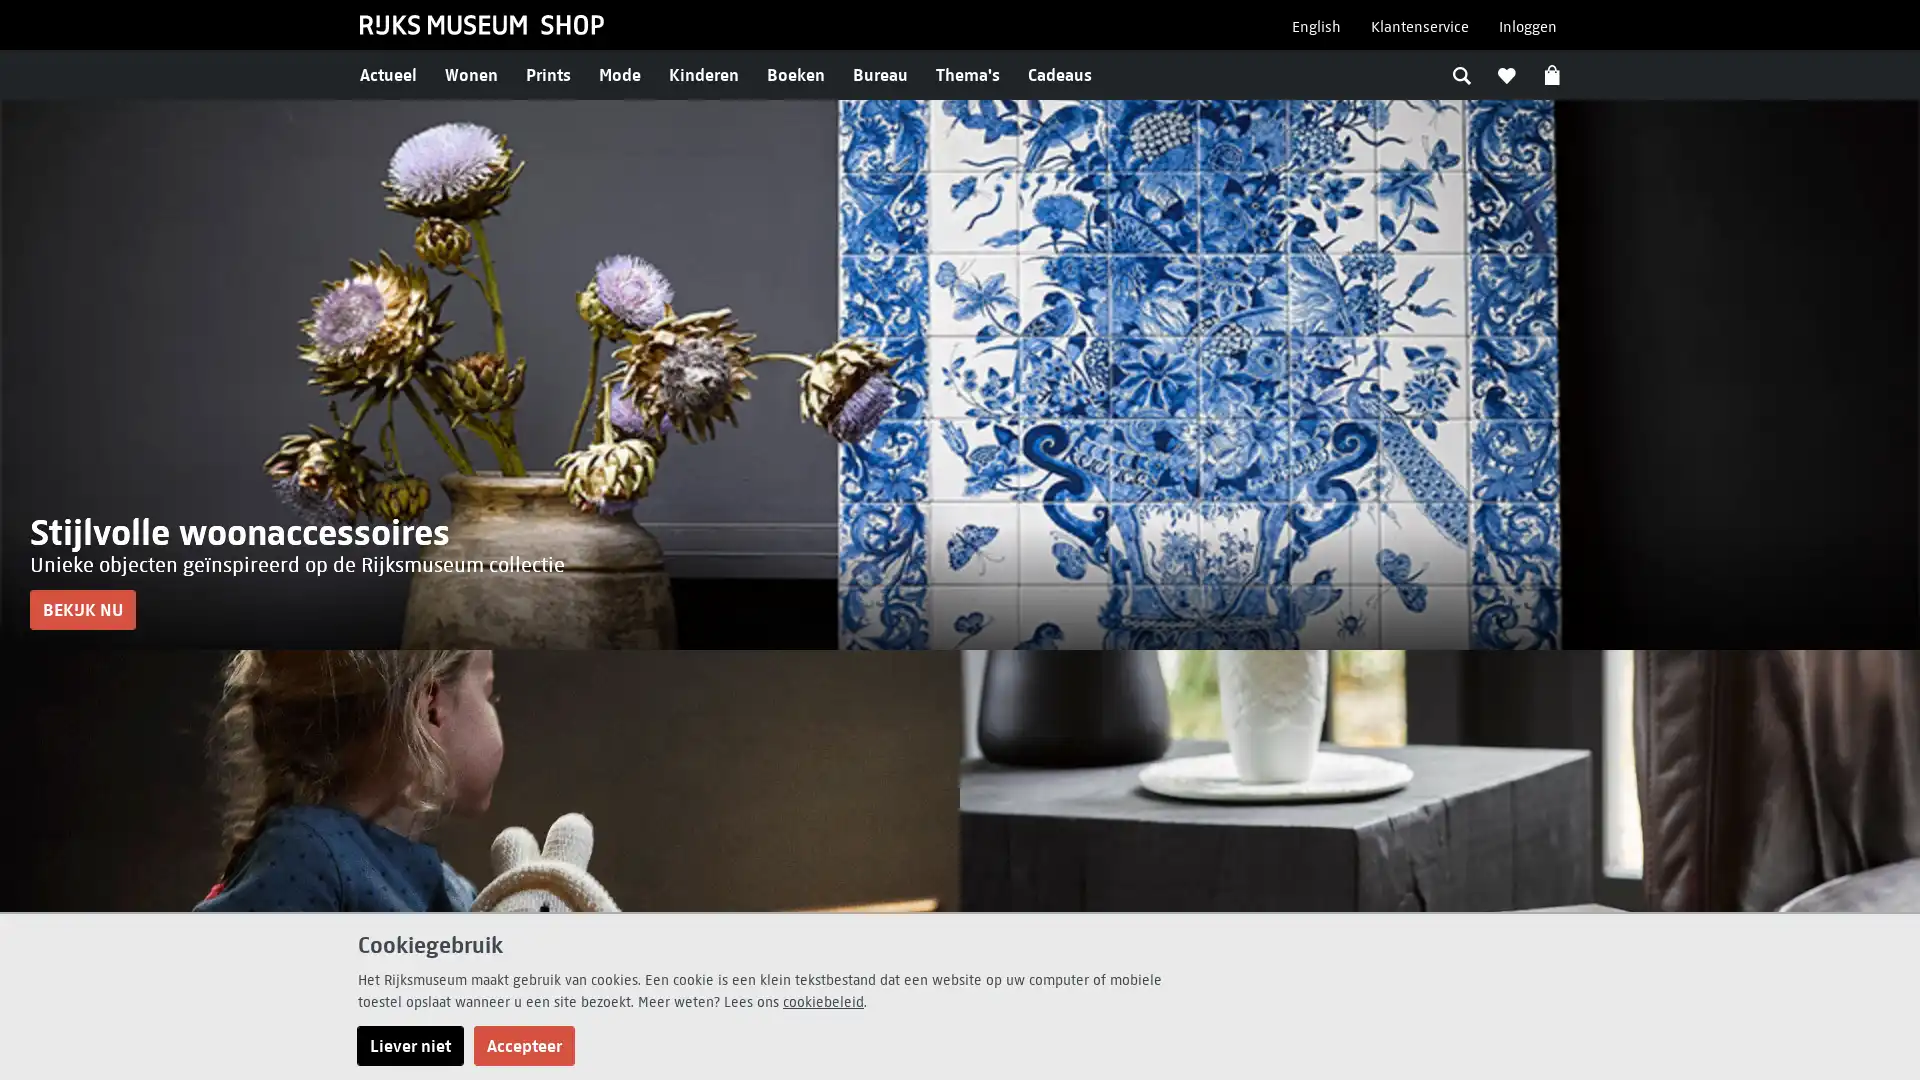  I want to click on English, so click(1316, 27).